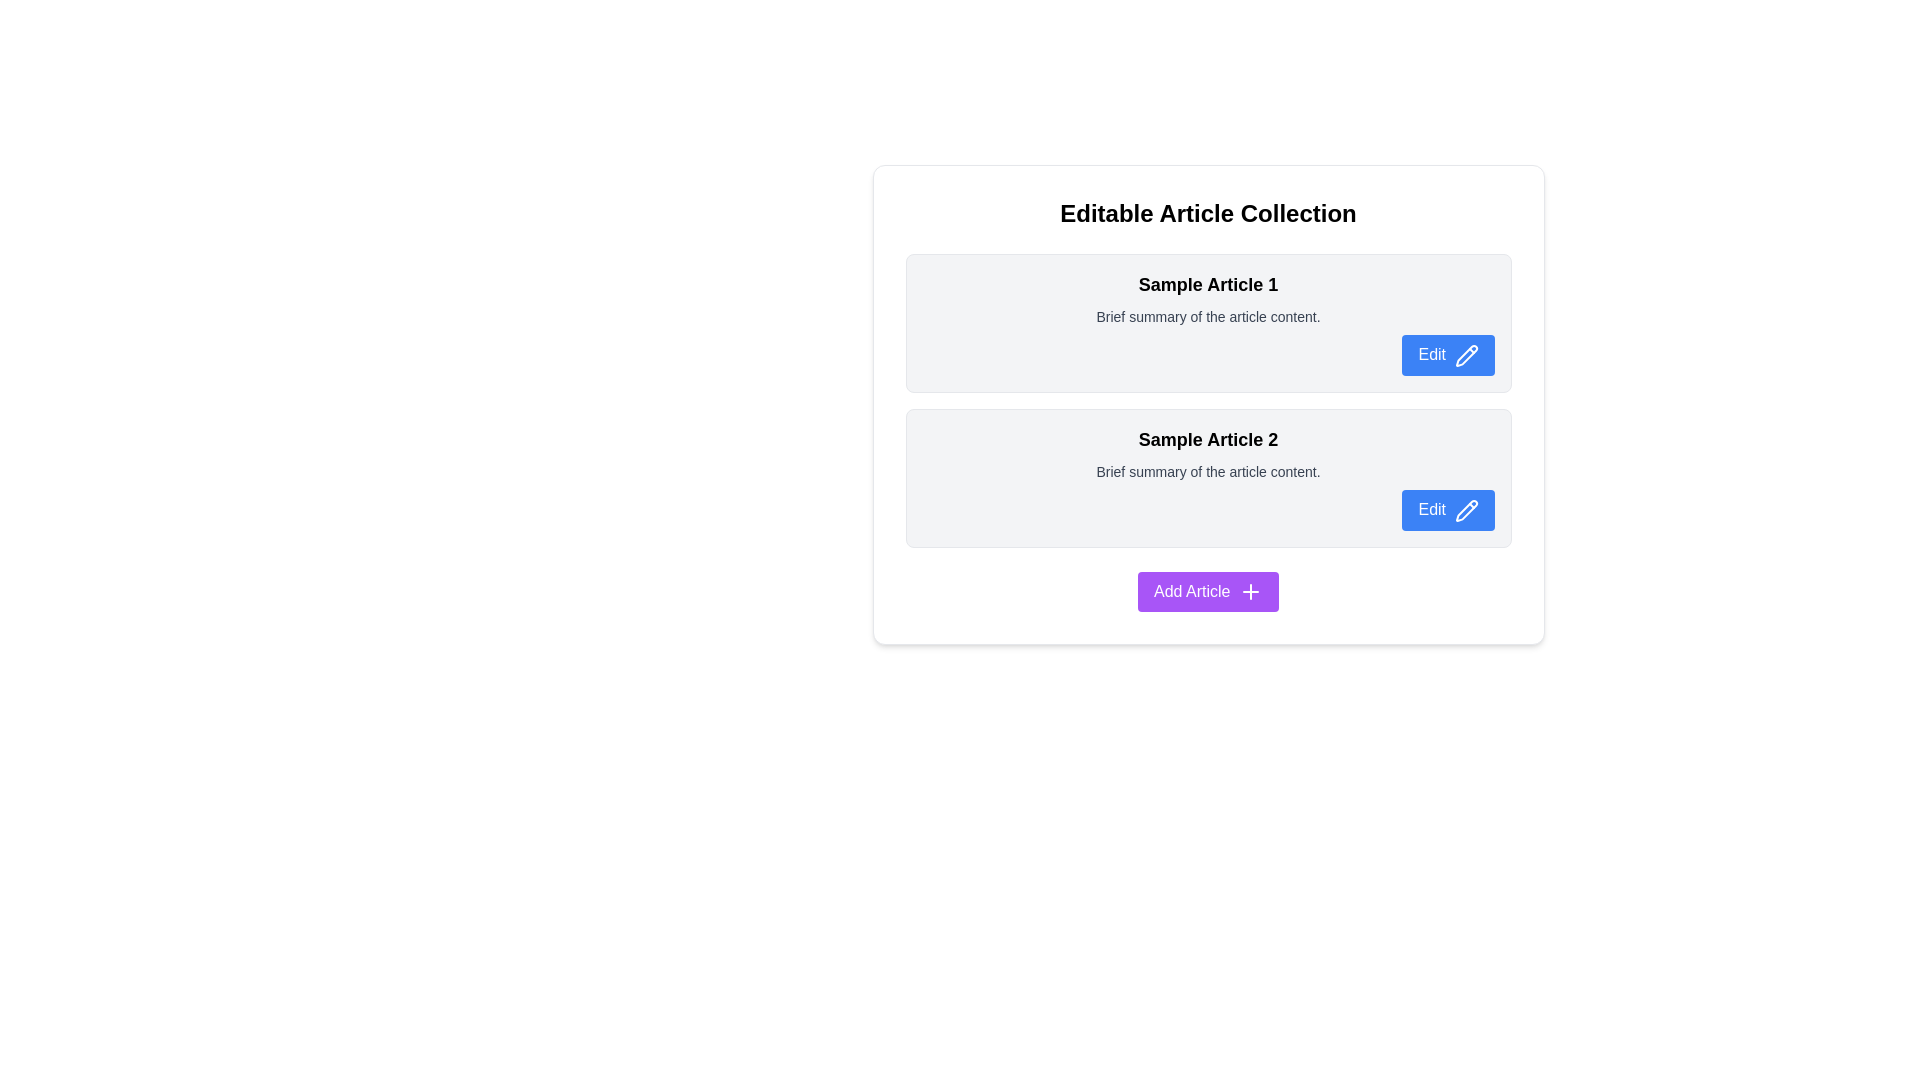  What do you see at coordinates (1466, 509) in the screenshot?
I see `the pencil icon located within the rightmost portion of the 'Edit' button for 'Sample Article 2' to invoke edit mode` at bounding box center [1466, 509].